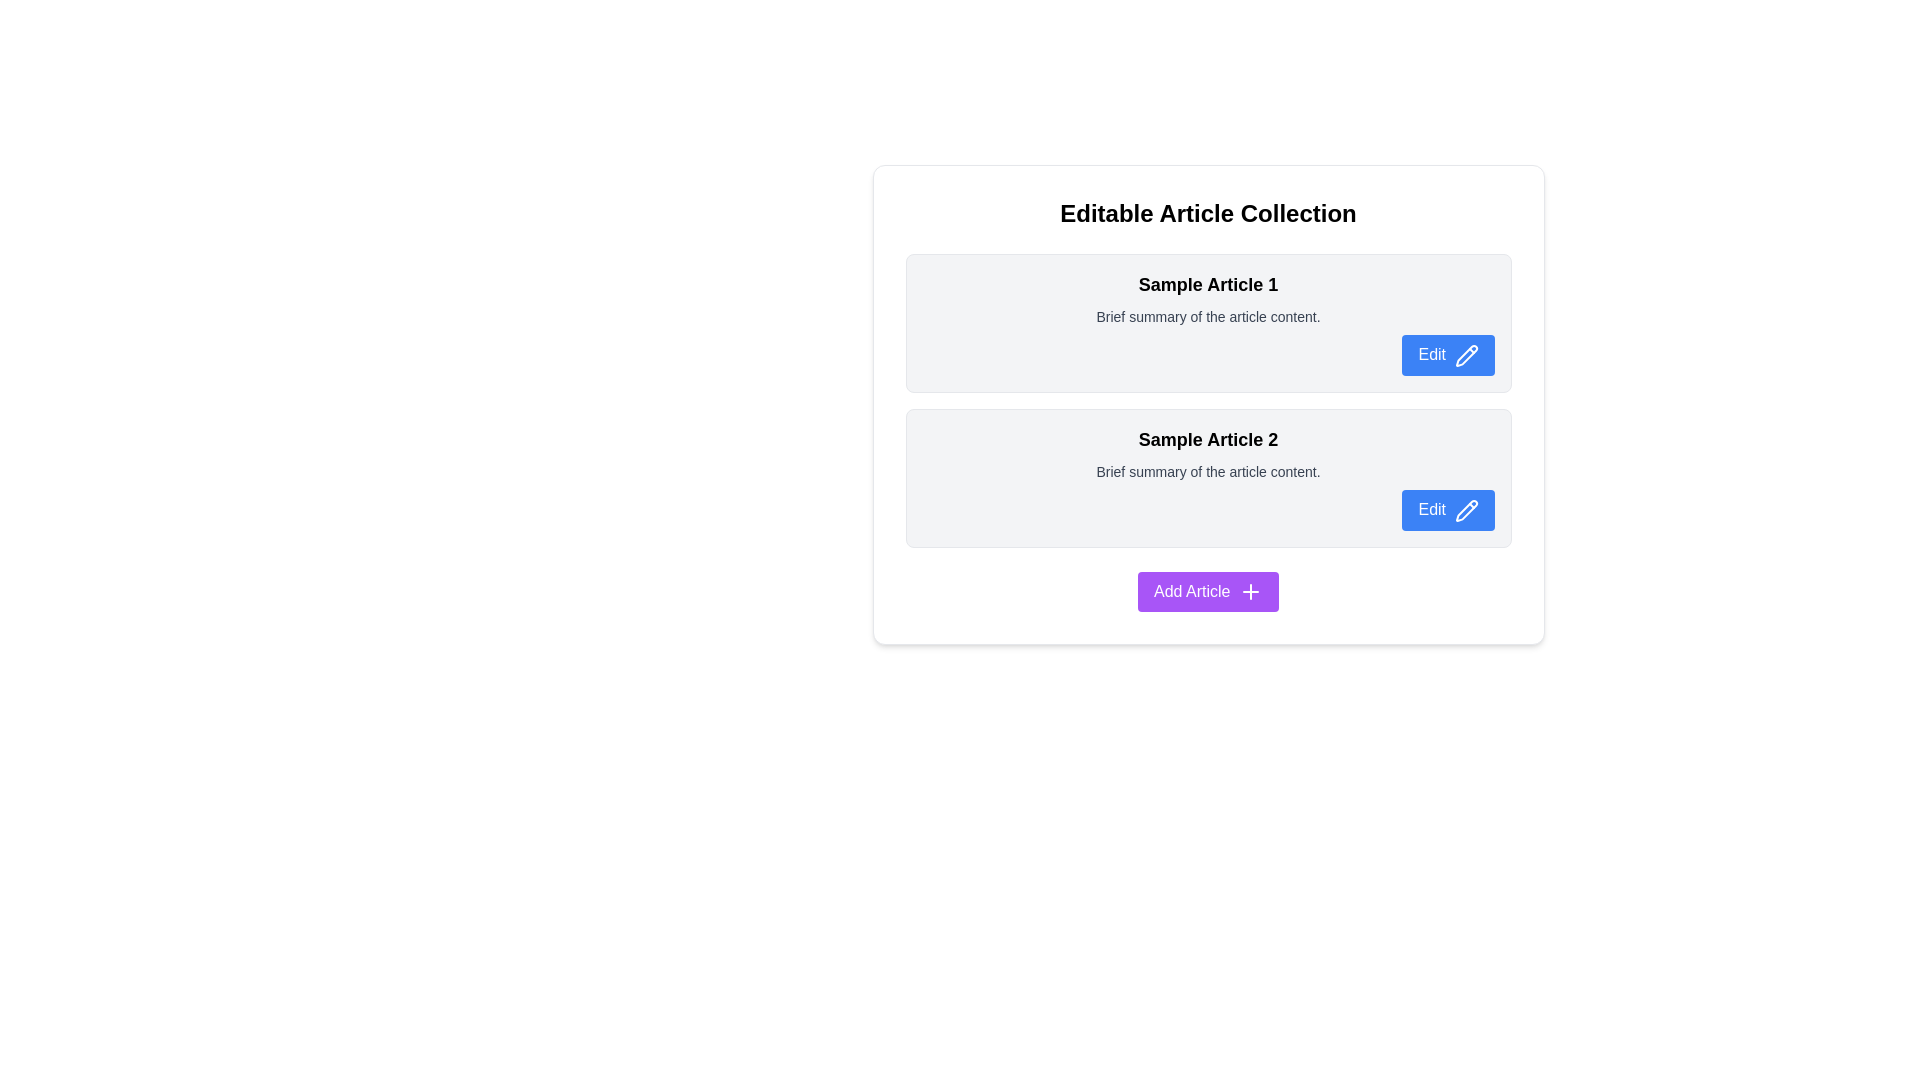  What do you see at coordinates (1466, 509) in the screenshot?
I see `the pencil icon located within the rightmost portion of the 'Edit' button for 'Sample Article 2' to invoke edit mode` at bounding box center [1466, 509].